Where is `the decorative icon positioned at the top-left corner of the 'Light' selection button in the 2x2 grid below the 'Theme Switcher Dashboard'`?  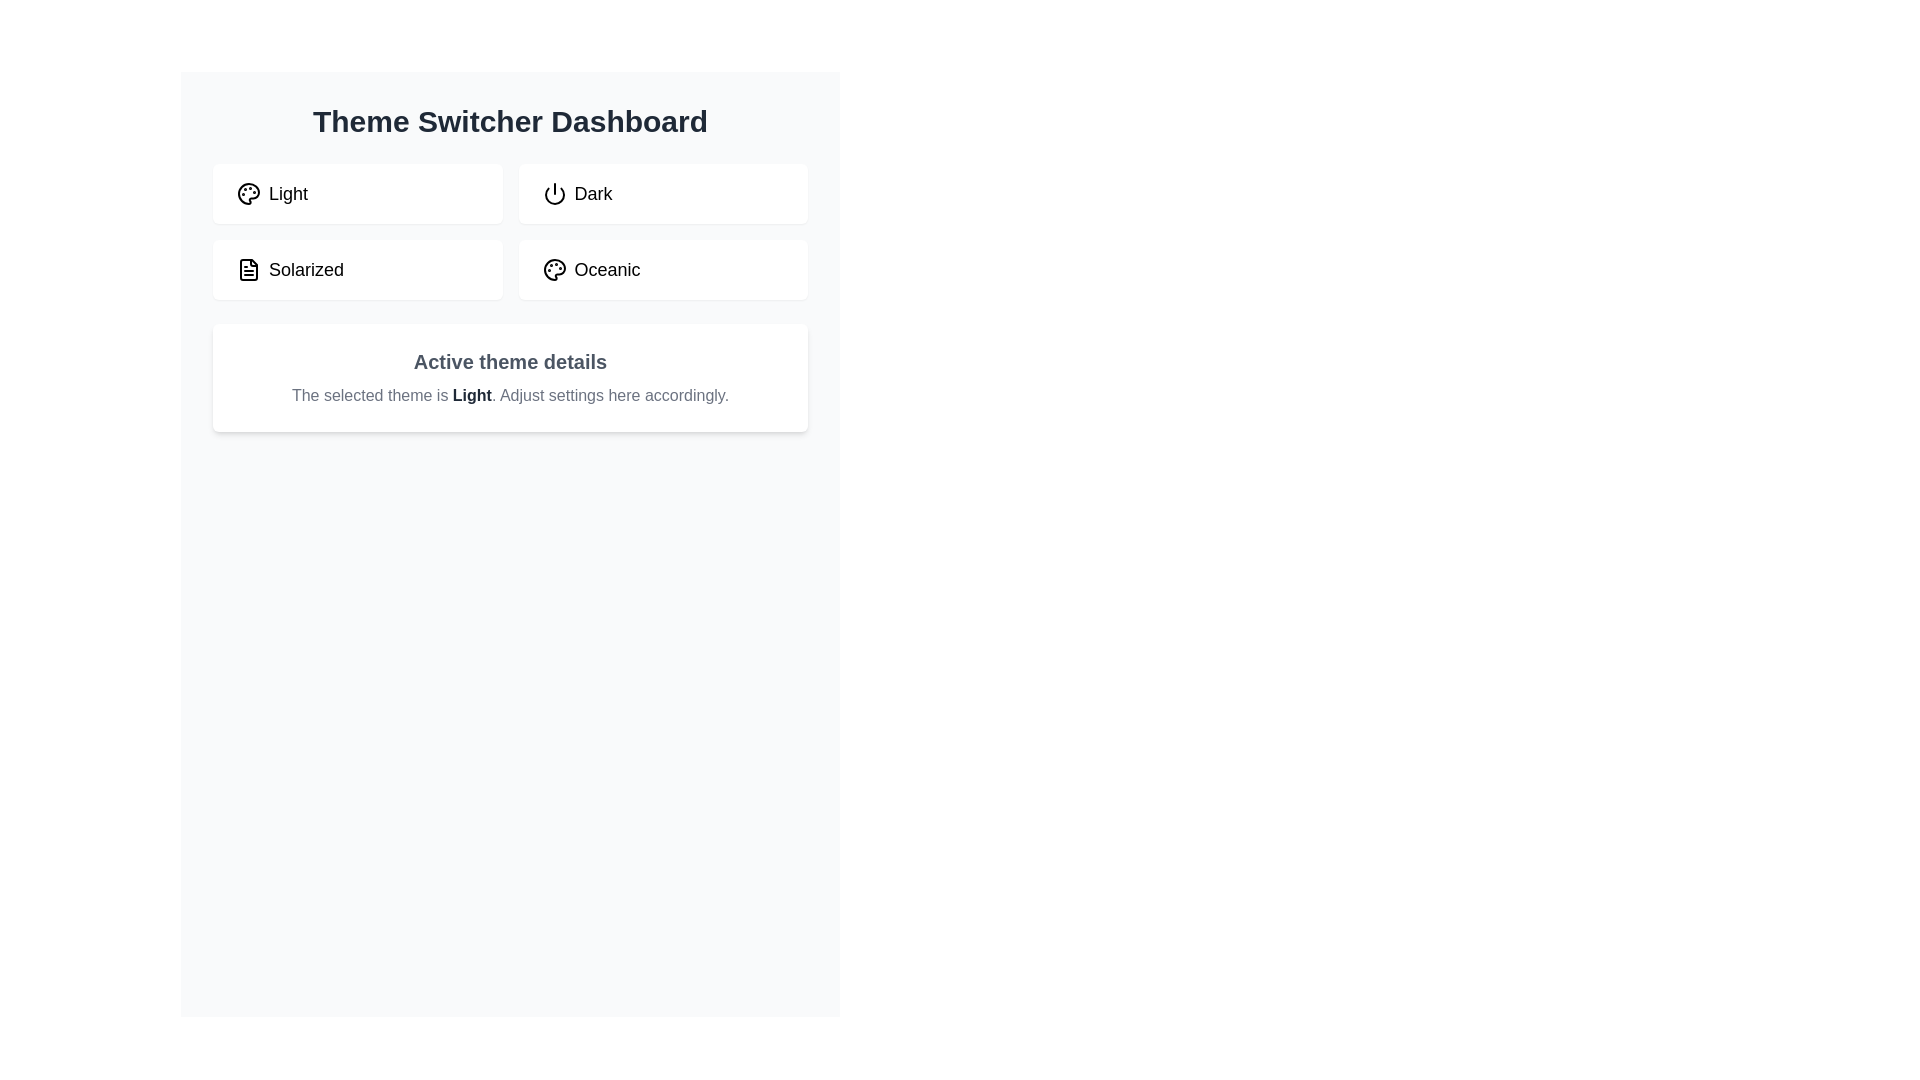
the decorative icon positioned at the top-left corner of the 'Light' selection button in the 2x2 grid below the 'Theme Switcher Dashboard' is located at coordinates (248, 193).